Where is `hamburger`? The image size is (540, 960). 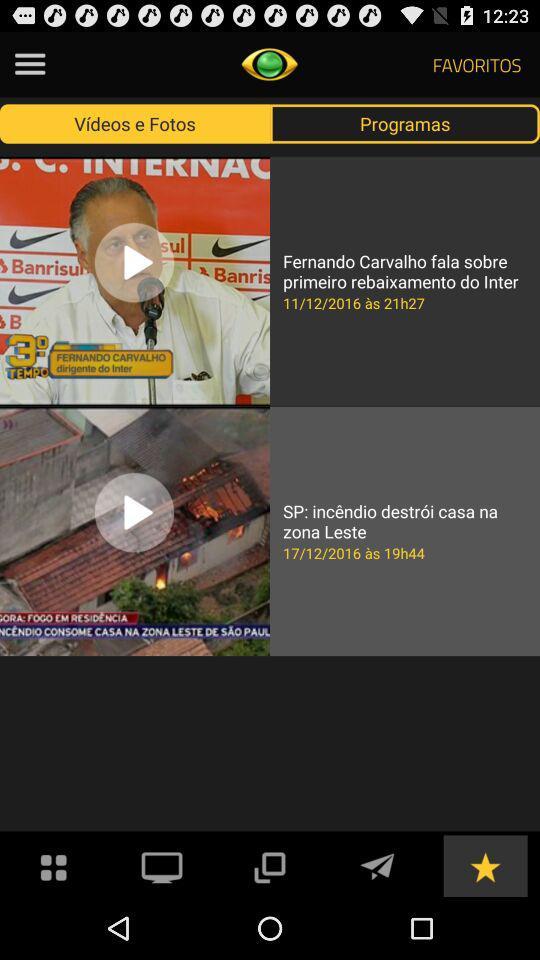 hamburger is located at coordinates (29, 64).